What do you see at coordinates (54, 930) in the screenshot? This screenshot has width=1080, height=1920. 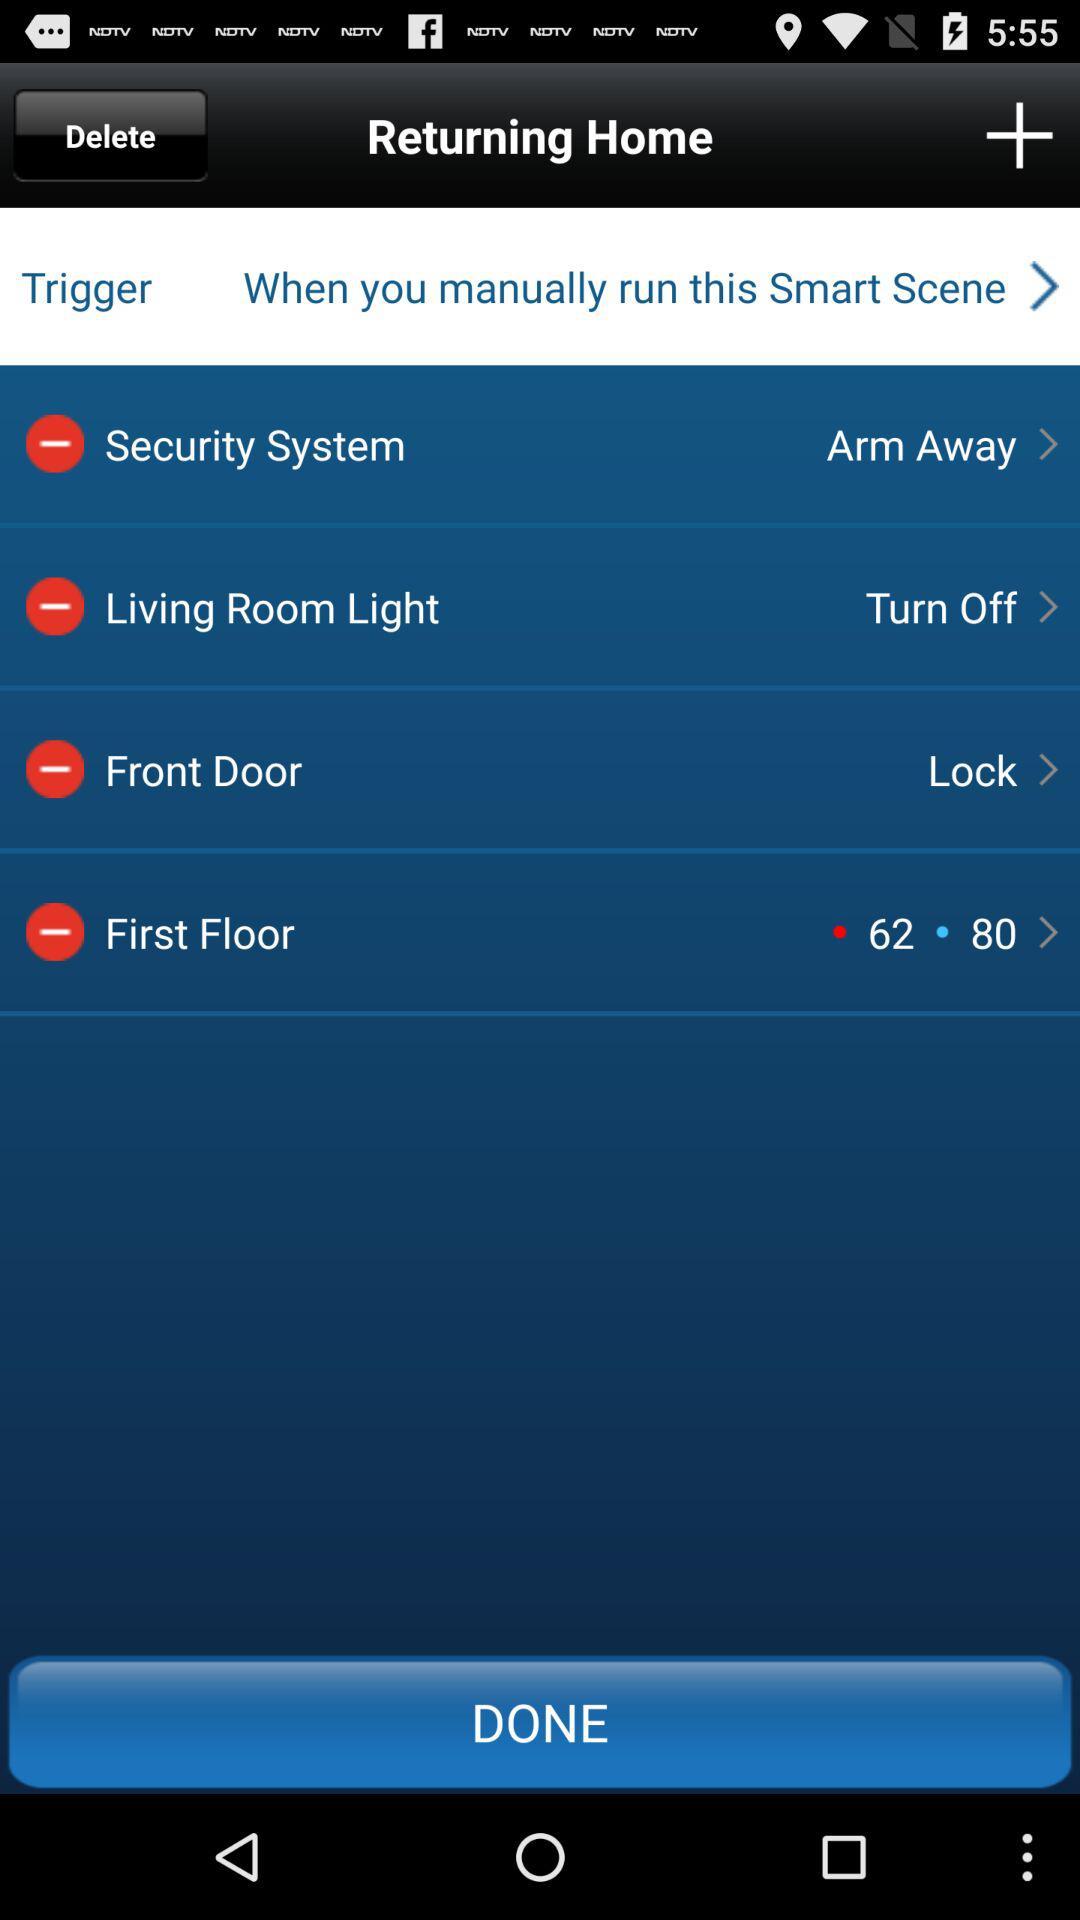 I see `go back` at bounding box center [54, 930].